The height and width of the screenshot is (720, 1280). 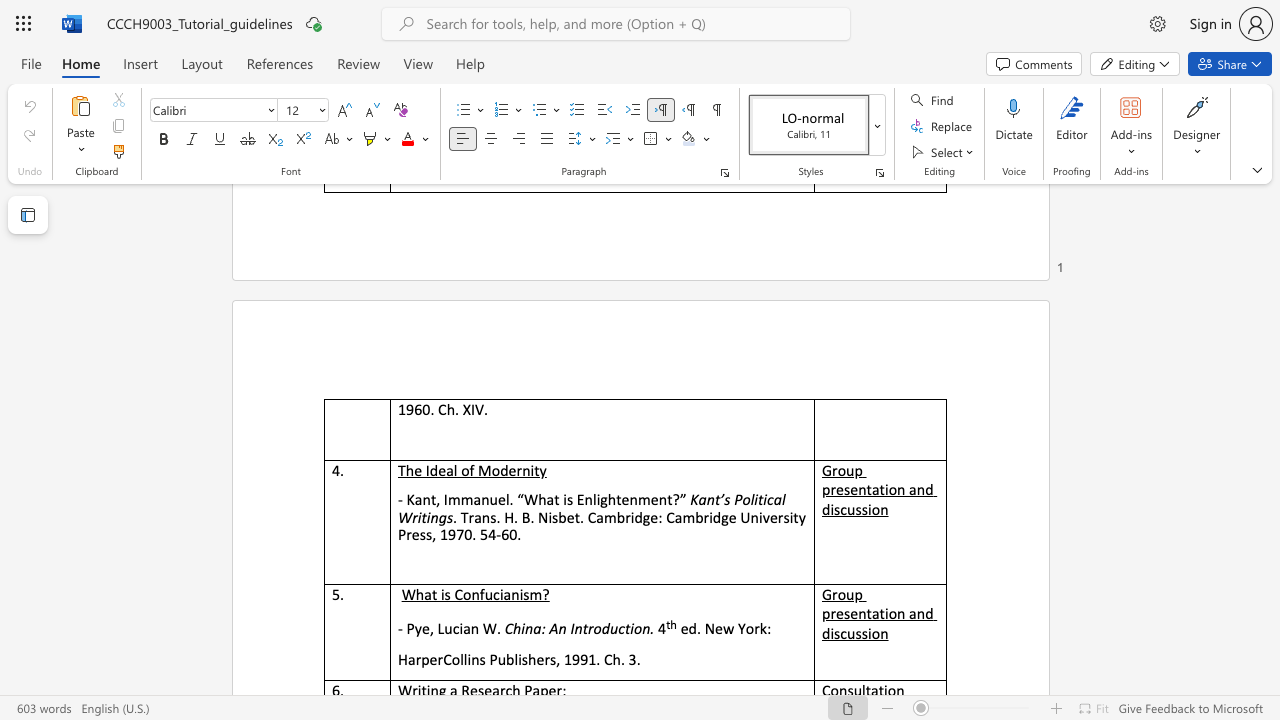 What do you see at coordinates (460, 470) in the screenshot?
I see `the subset text "of Mo" within the text "The Ideal of Modernity"` at bounding box center [460, 470].